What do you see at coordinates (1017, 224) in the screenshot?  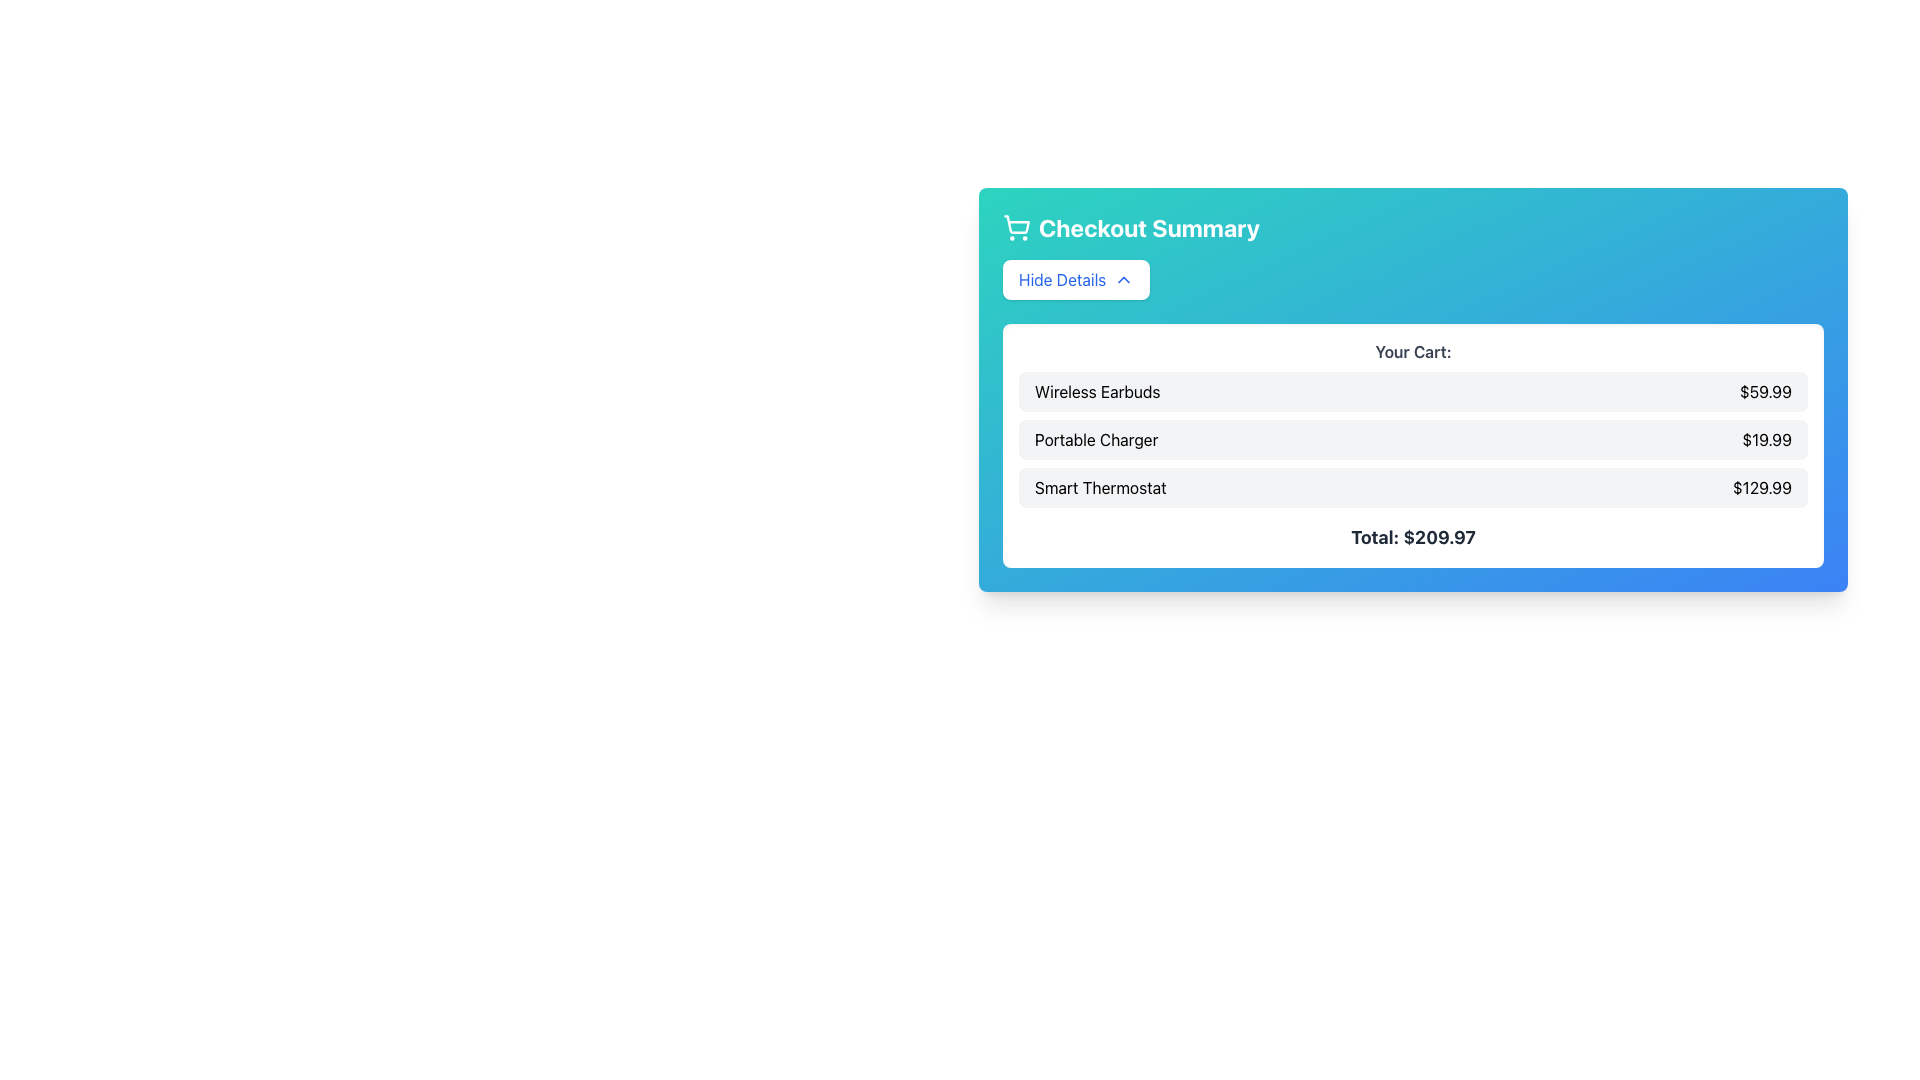 I see `the decorative visual element of the shopping cart icon located in the lower section of the icon, which is part of the checkout summary card` at bounding box center [1017, 224].